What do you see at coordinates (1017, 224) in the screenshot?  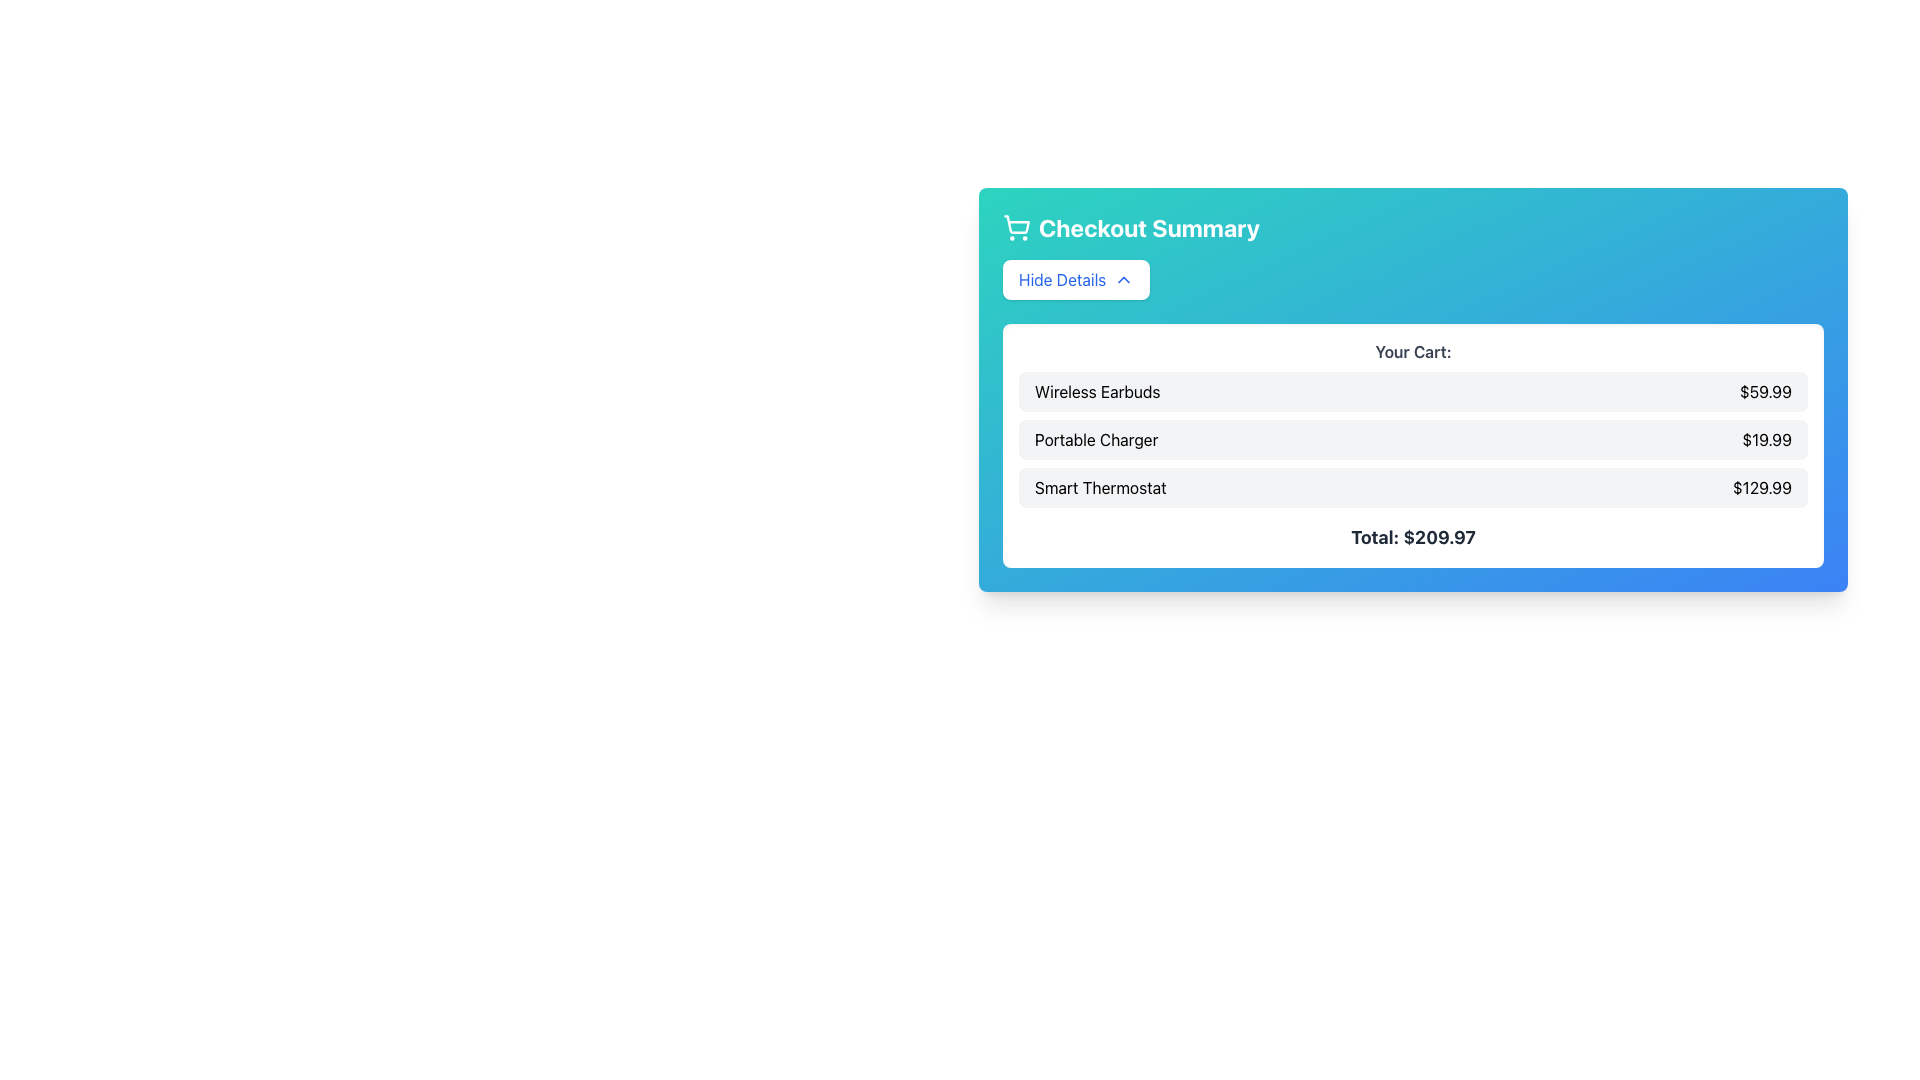 I see `the decorative visual element of the shopping cart icon located in the lower section of the icon, which is part of the checkout summary card` at bounding box center [1017, 224].